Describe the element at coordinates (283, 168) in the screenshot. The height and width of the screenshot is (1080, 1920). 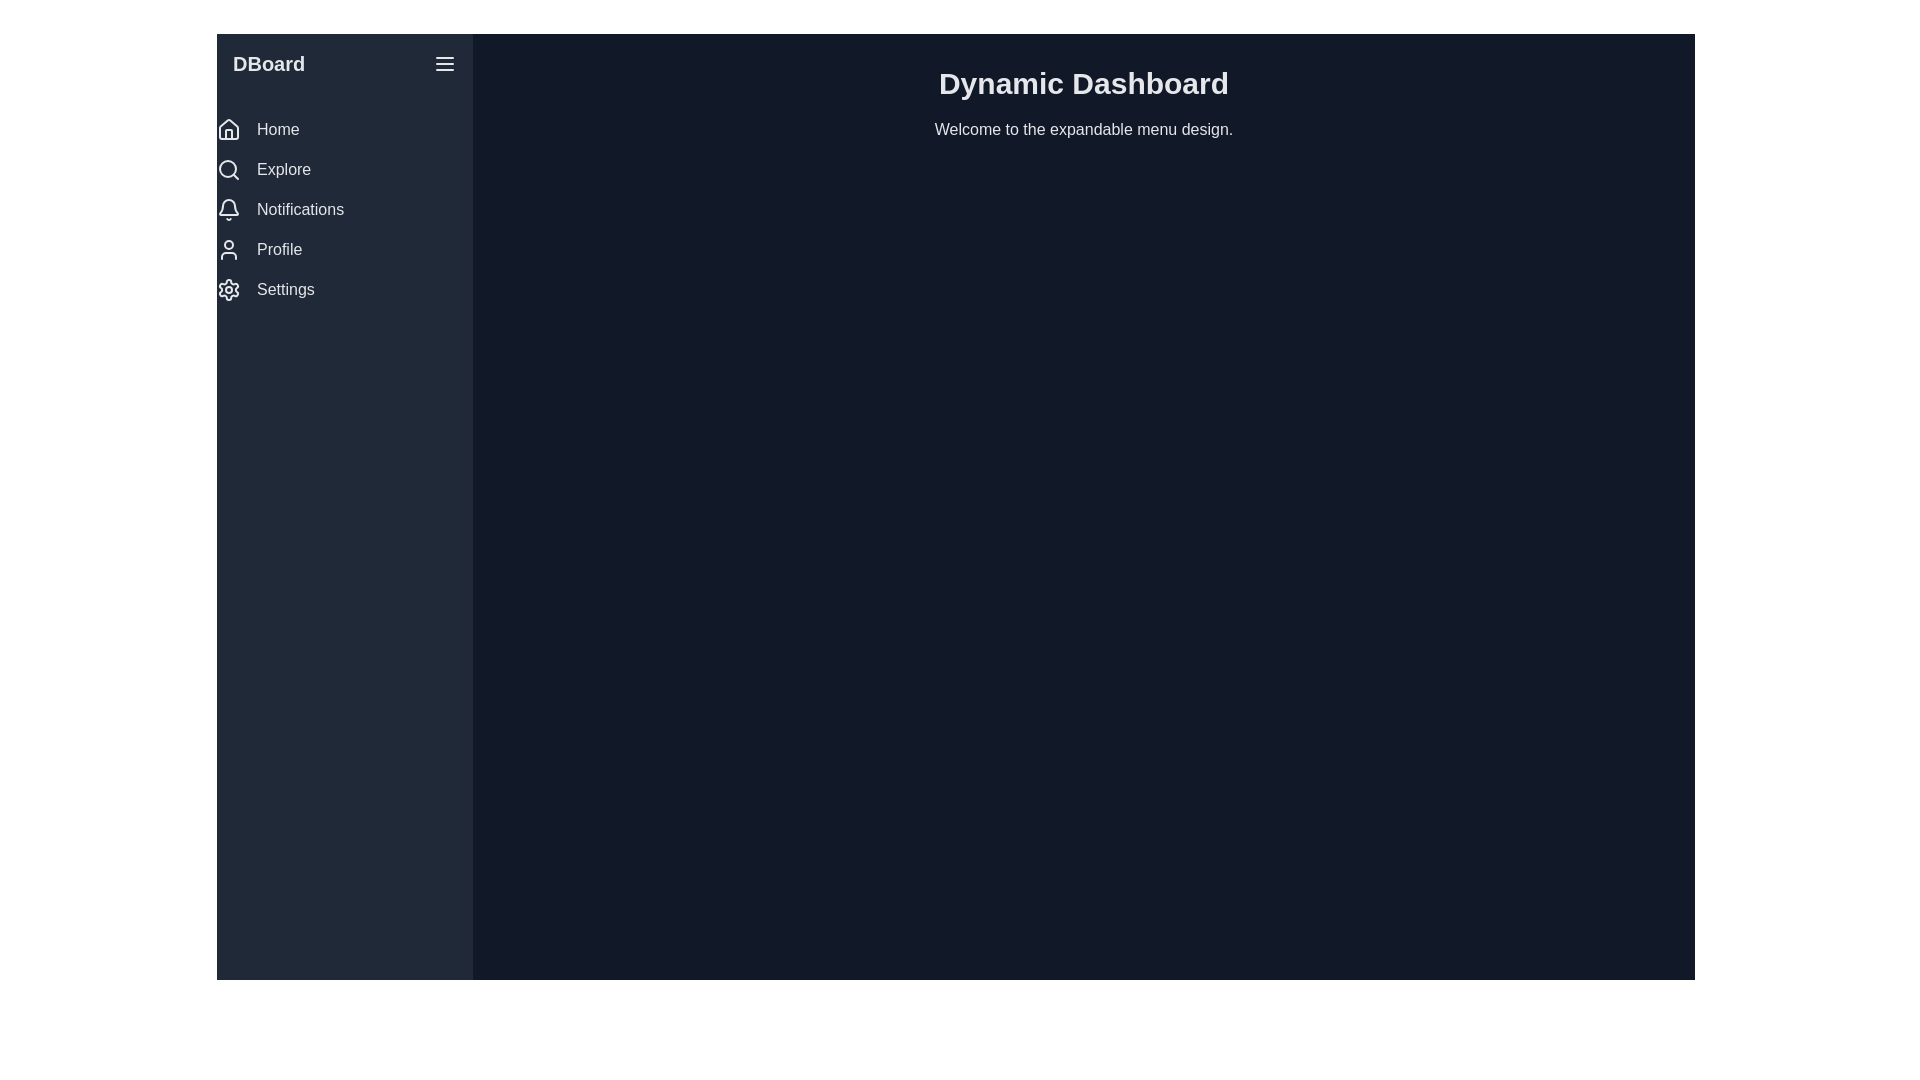
I see `the 'Explore' text label located in the vertical navigation menu, which is the second item from the top and situated to the right of the magnifying glass icon` at that location.